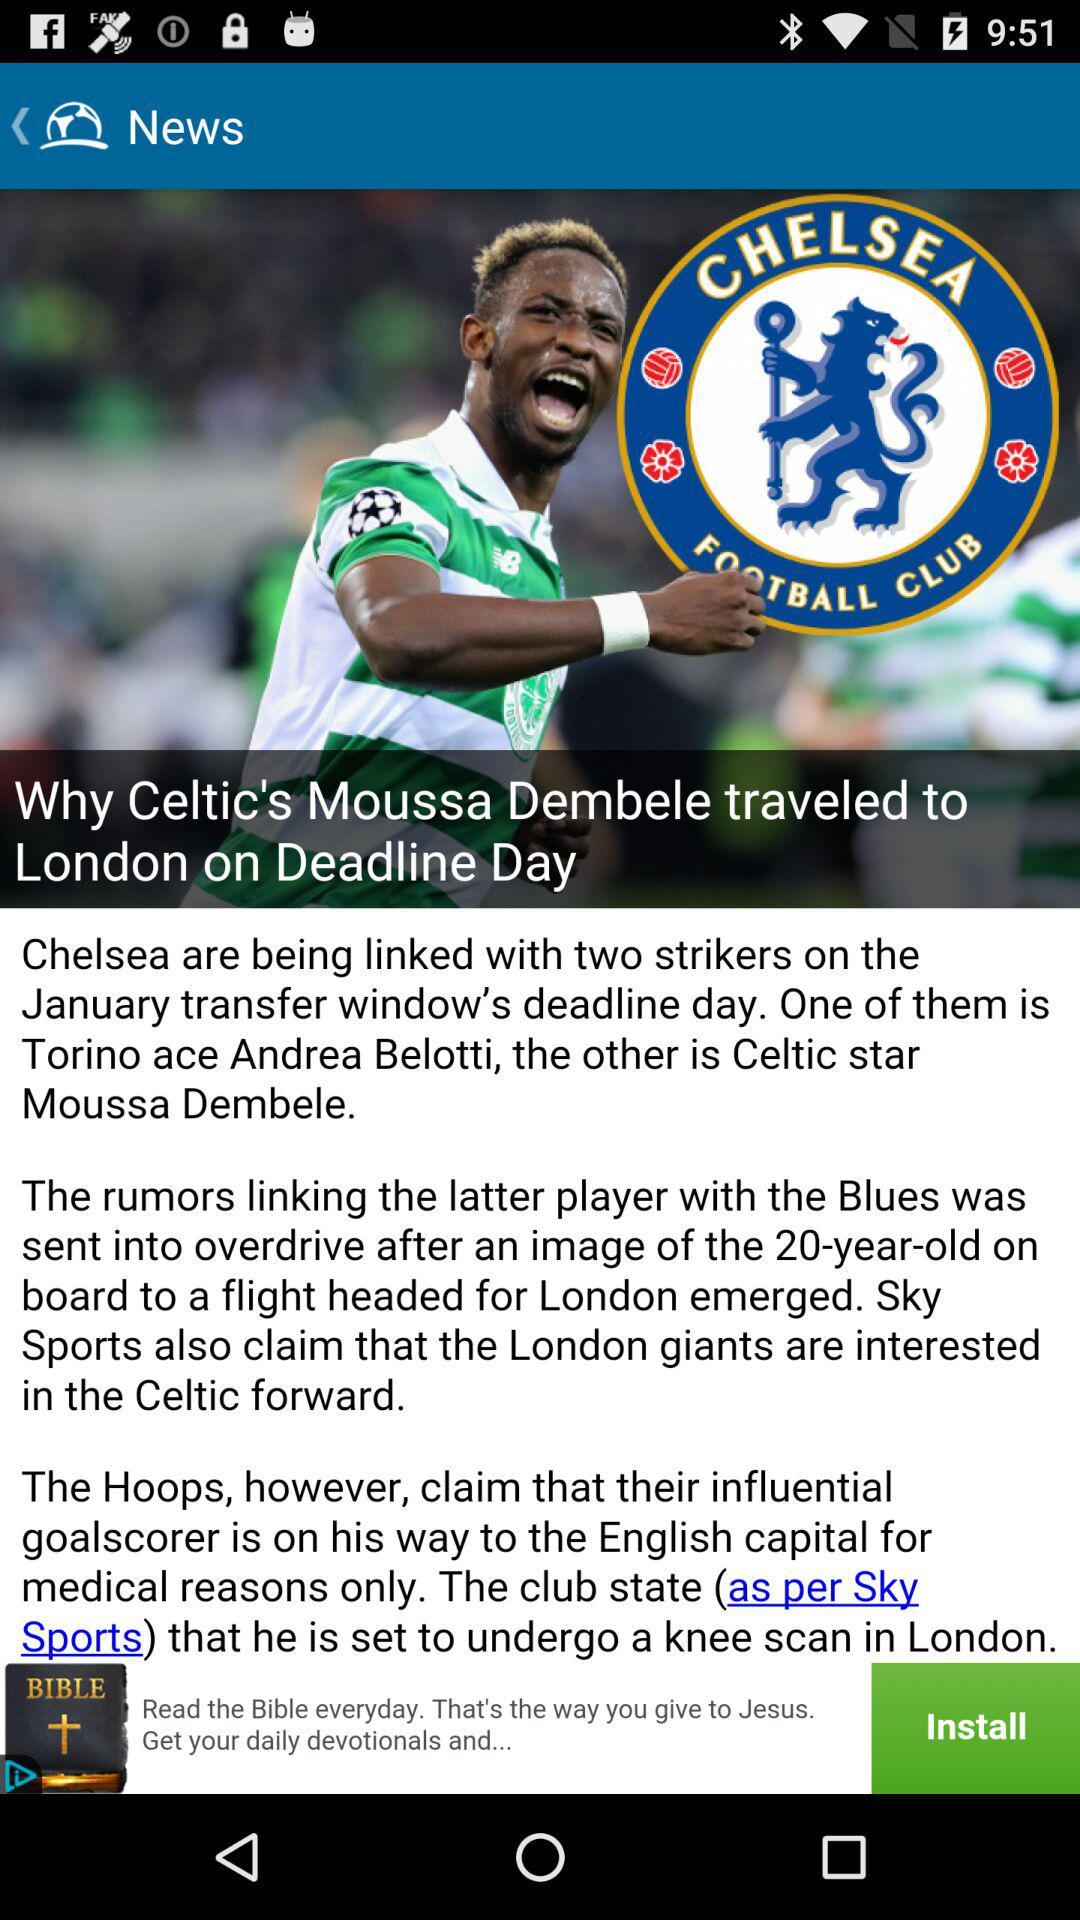 This screenshot has width=1080, height=1920. Describe the element at coordinates (540, 1727) in the screenshot. I see `bible install` at that location.